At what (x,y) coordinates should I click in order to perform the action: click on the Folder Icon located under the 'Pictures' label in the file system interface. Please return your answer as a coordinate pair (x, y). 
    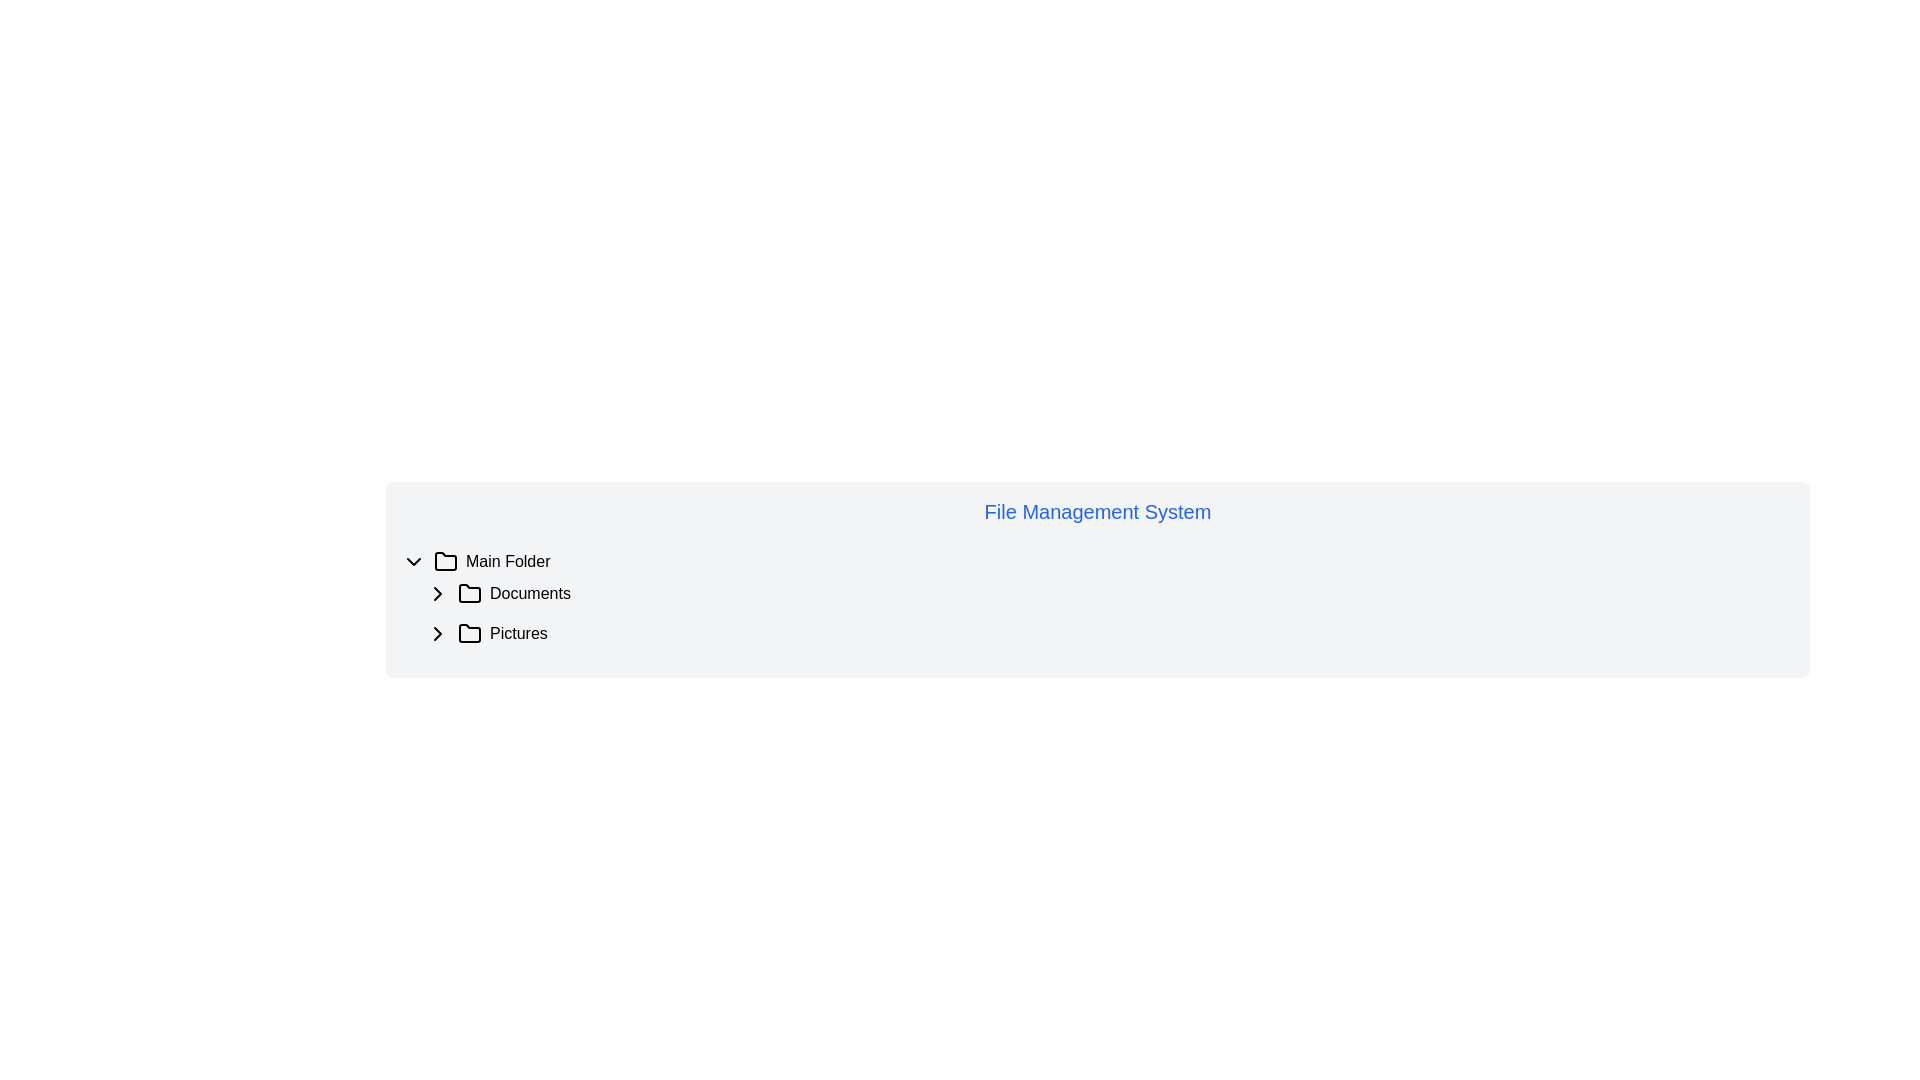
    Looking at the image, I should click on (469, 633).